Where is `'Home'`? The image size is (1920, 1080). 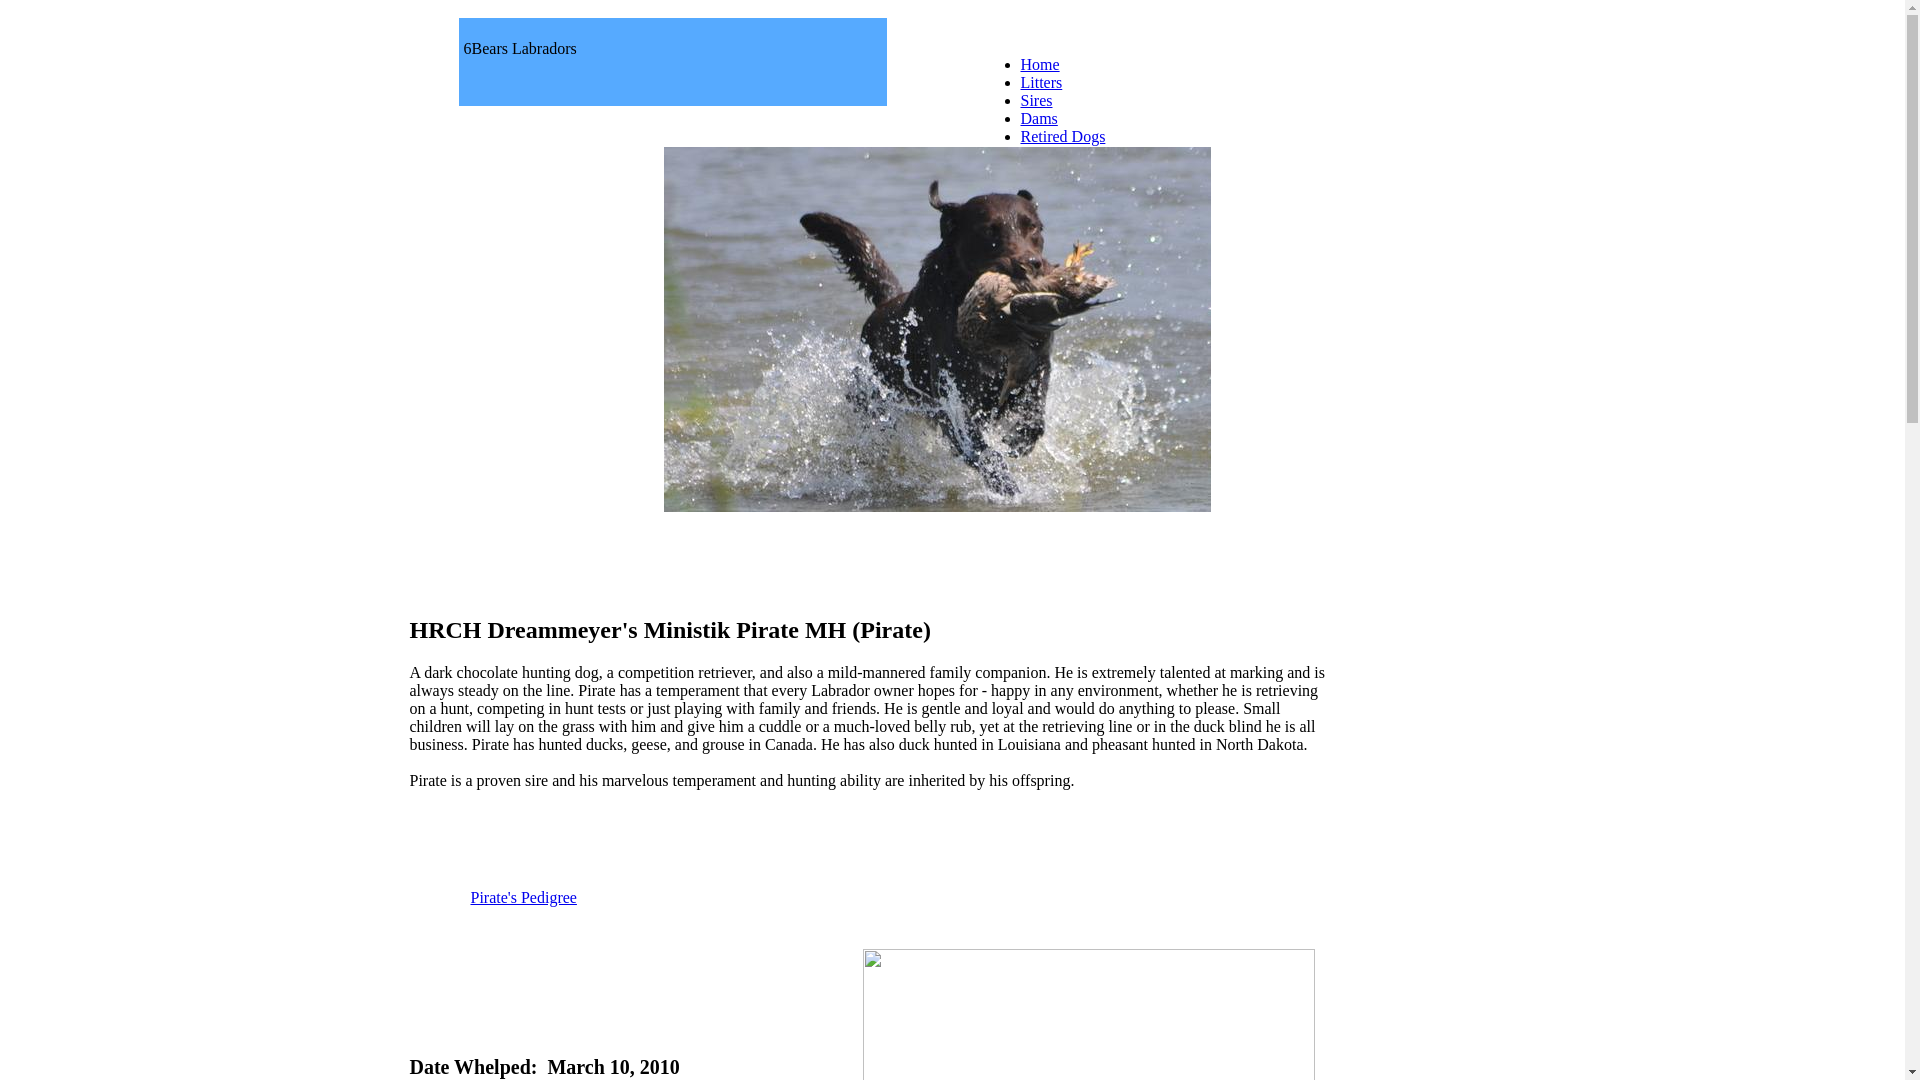
'Home' is located at coordinates (1039, 63).